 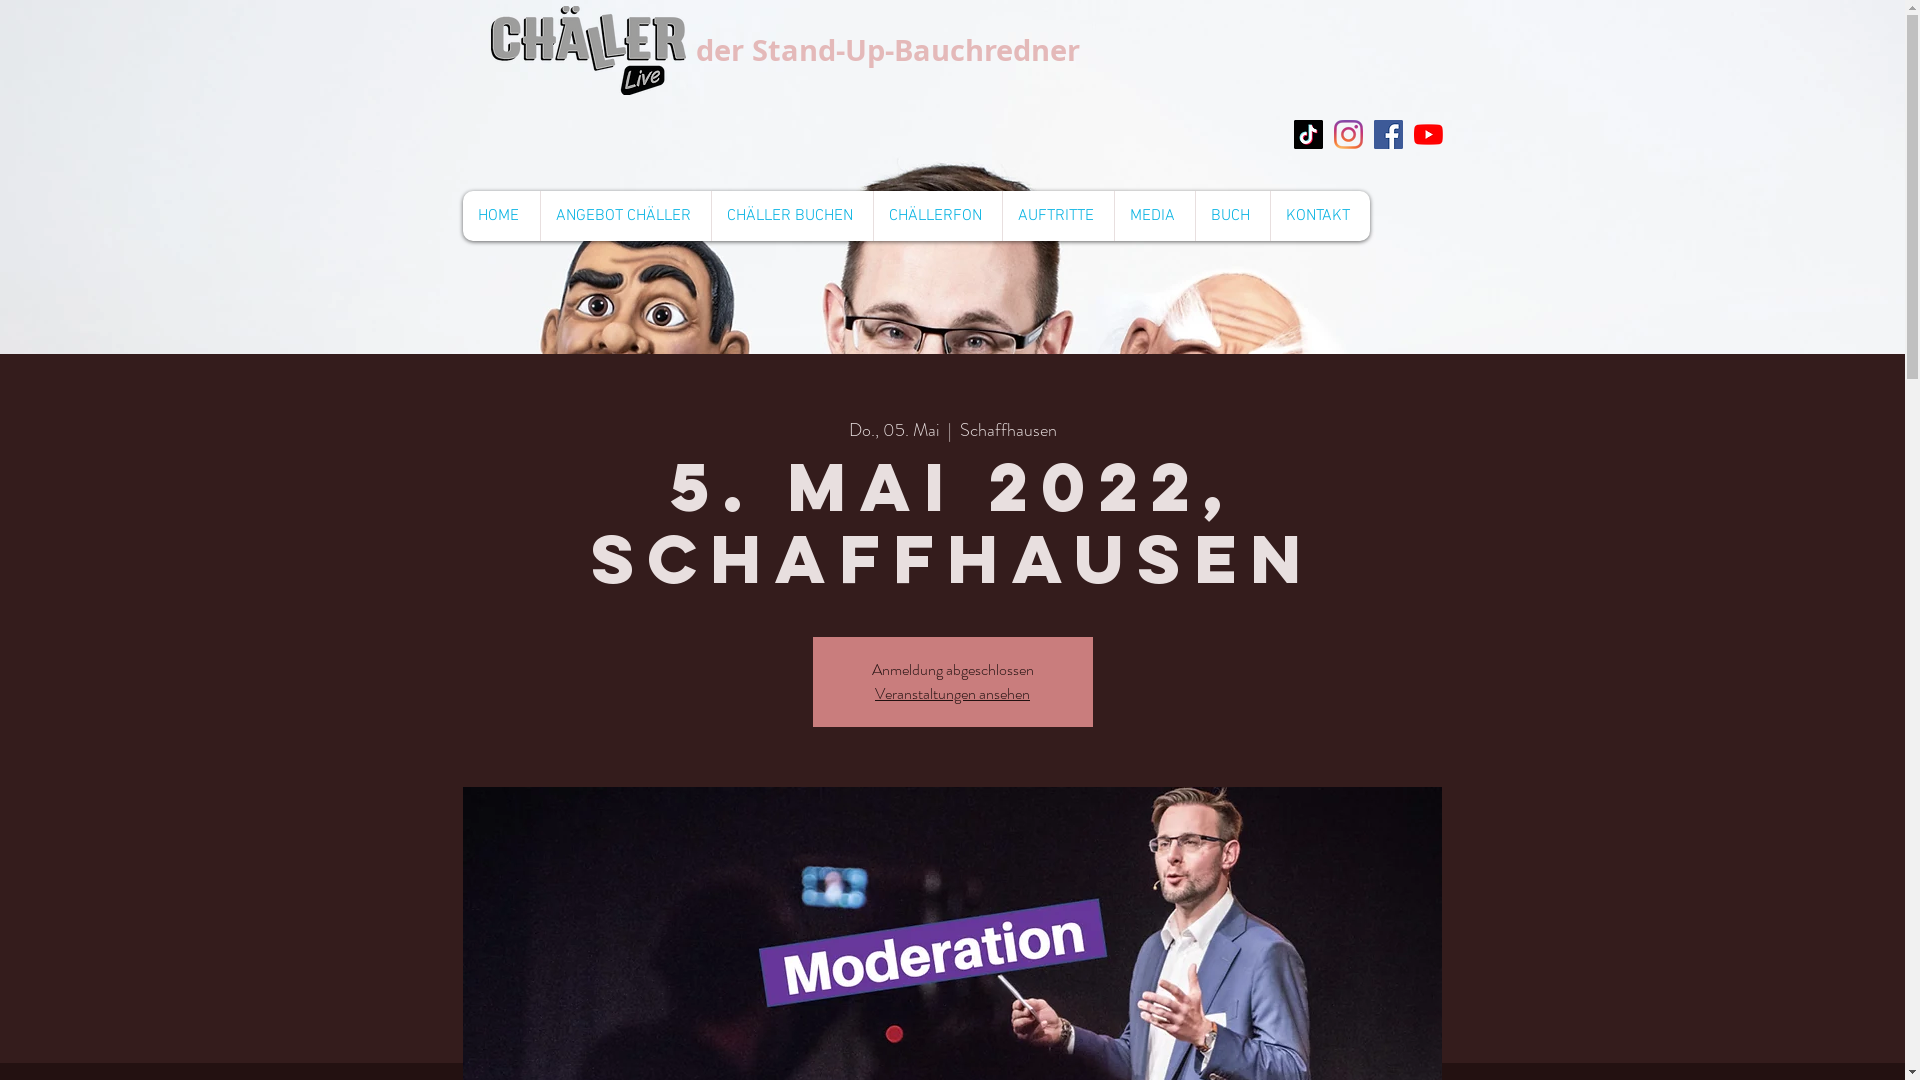 What do you see at coordinates (1154, 216) in the screenshot?
I see `'MEDIA'` at bounding box center [1154, 216].